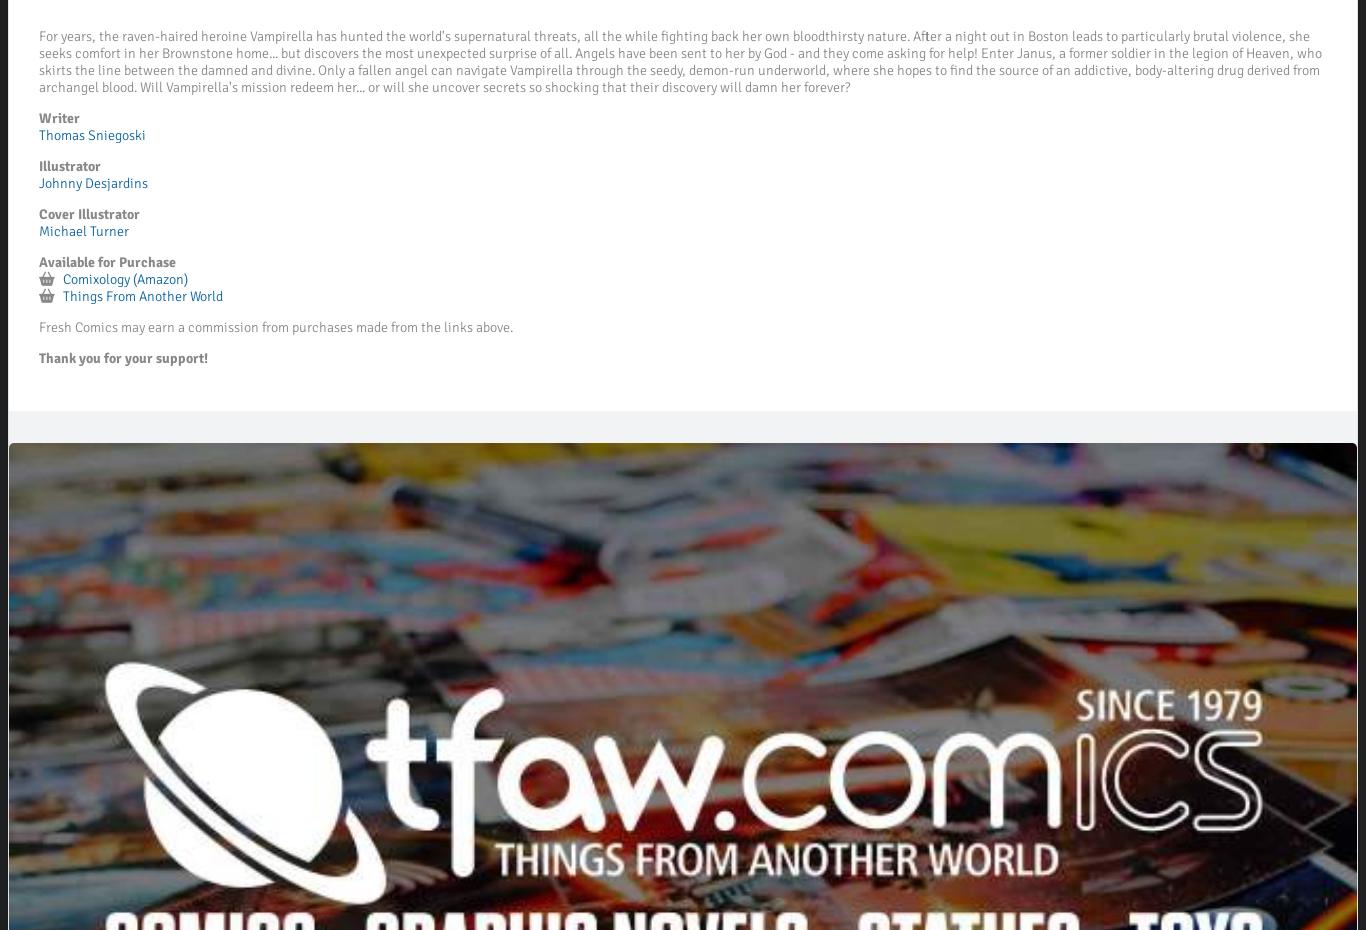 The height and width of the screenshot is (930, 1366). What do you see at coordinates (107, 262) in the screenshot?
I see `'Available for Purchase'` at bounding box center [107, 262].